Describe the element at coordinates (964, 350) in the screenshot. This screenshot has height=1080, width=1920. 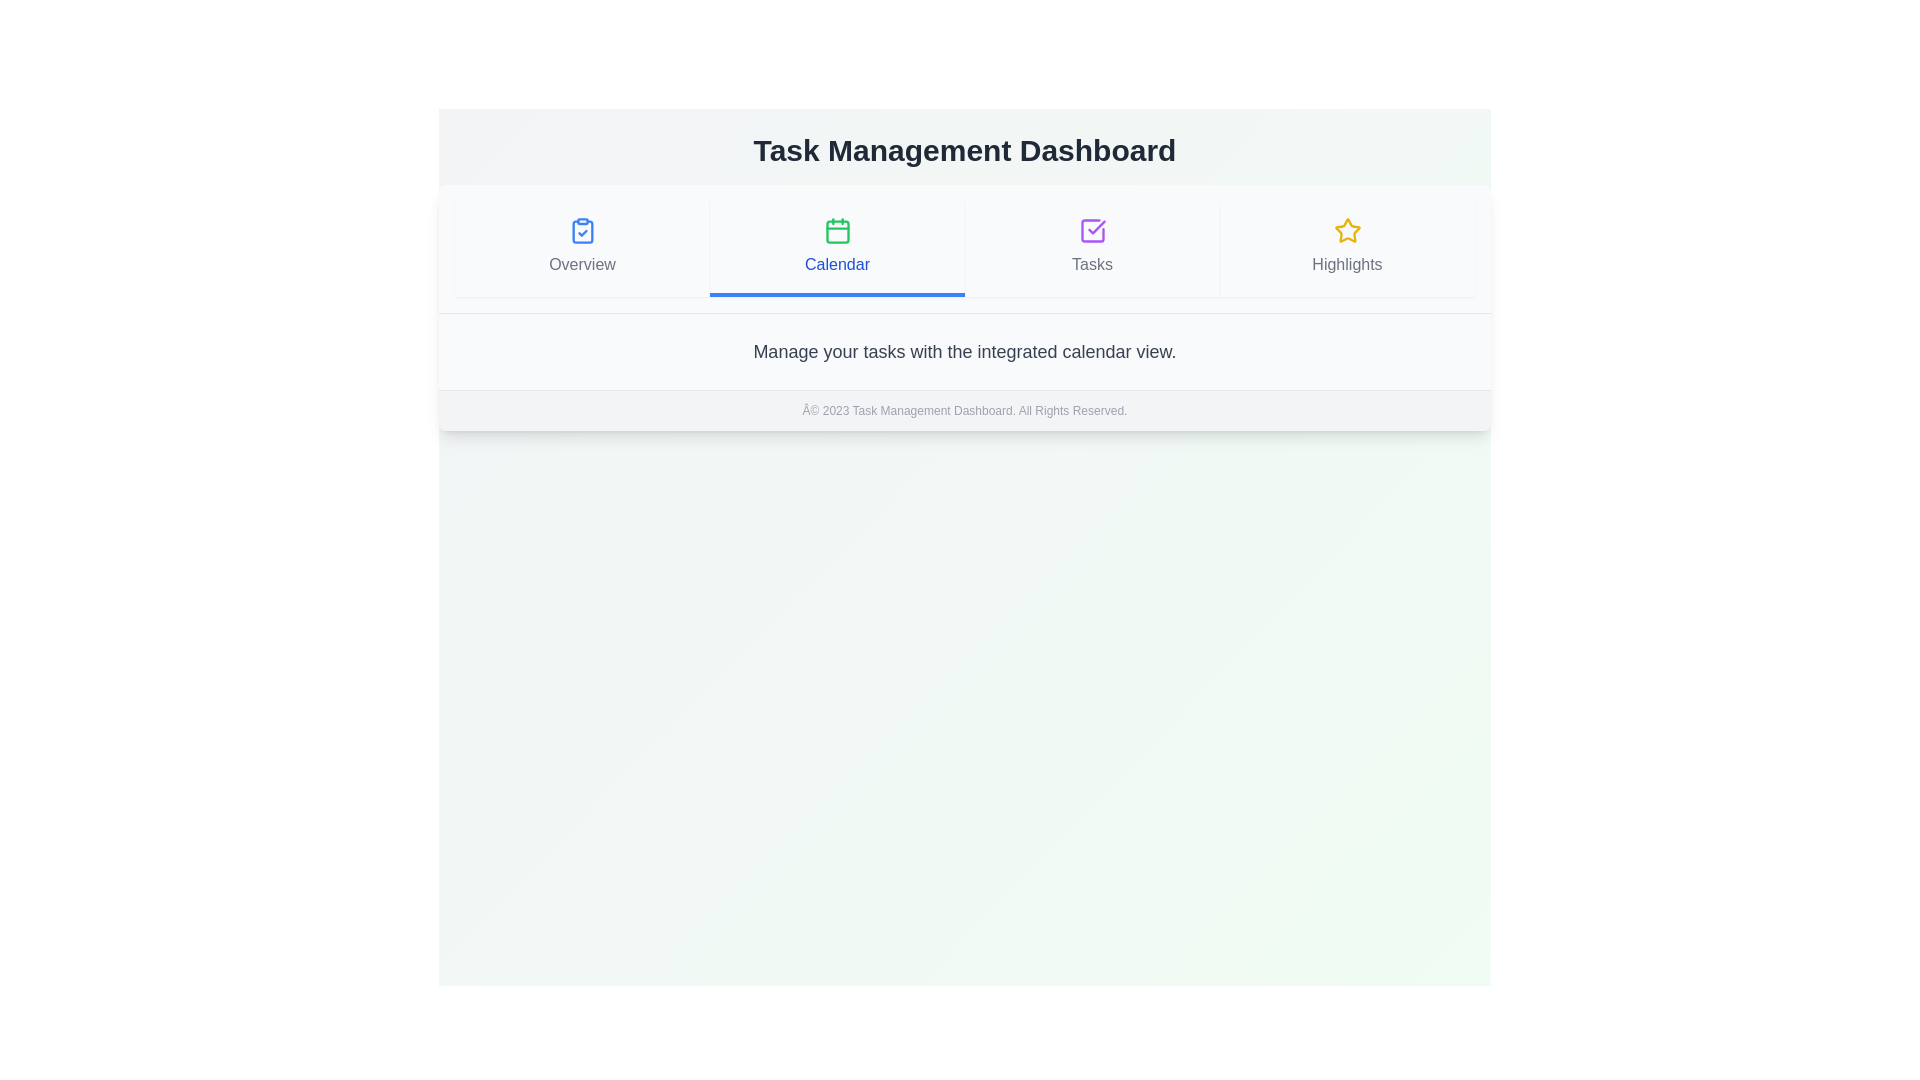
I see `the text block containing the message 'Manage your tasks with the integrated calendar view.' which is styled for readability and located between the navigation tabs and the footer` at that location.